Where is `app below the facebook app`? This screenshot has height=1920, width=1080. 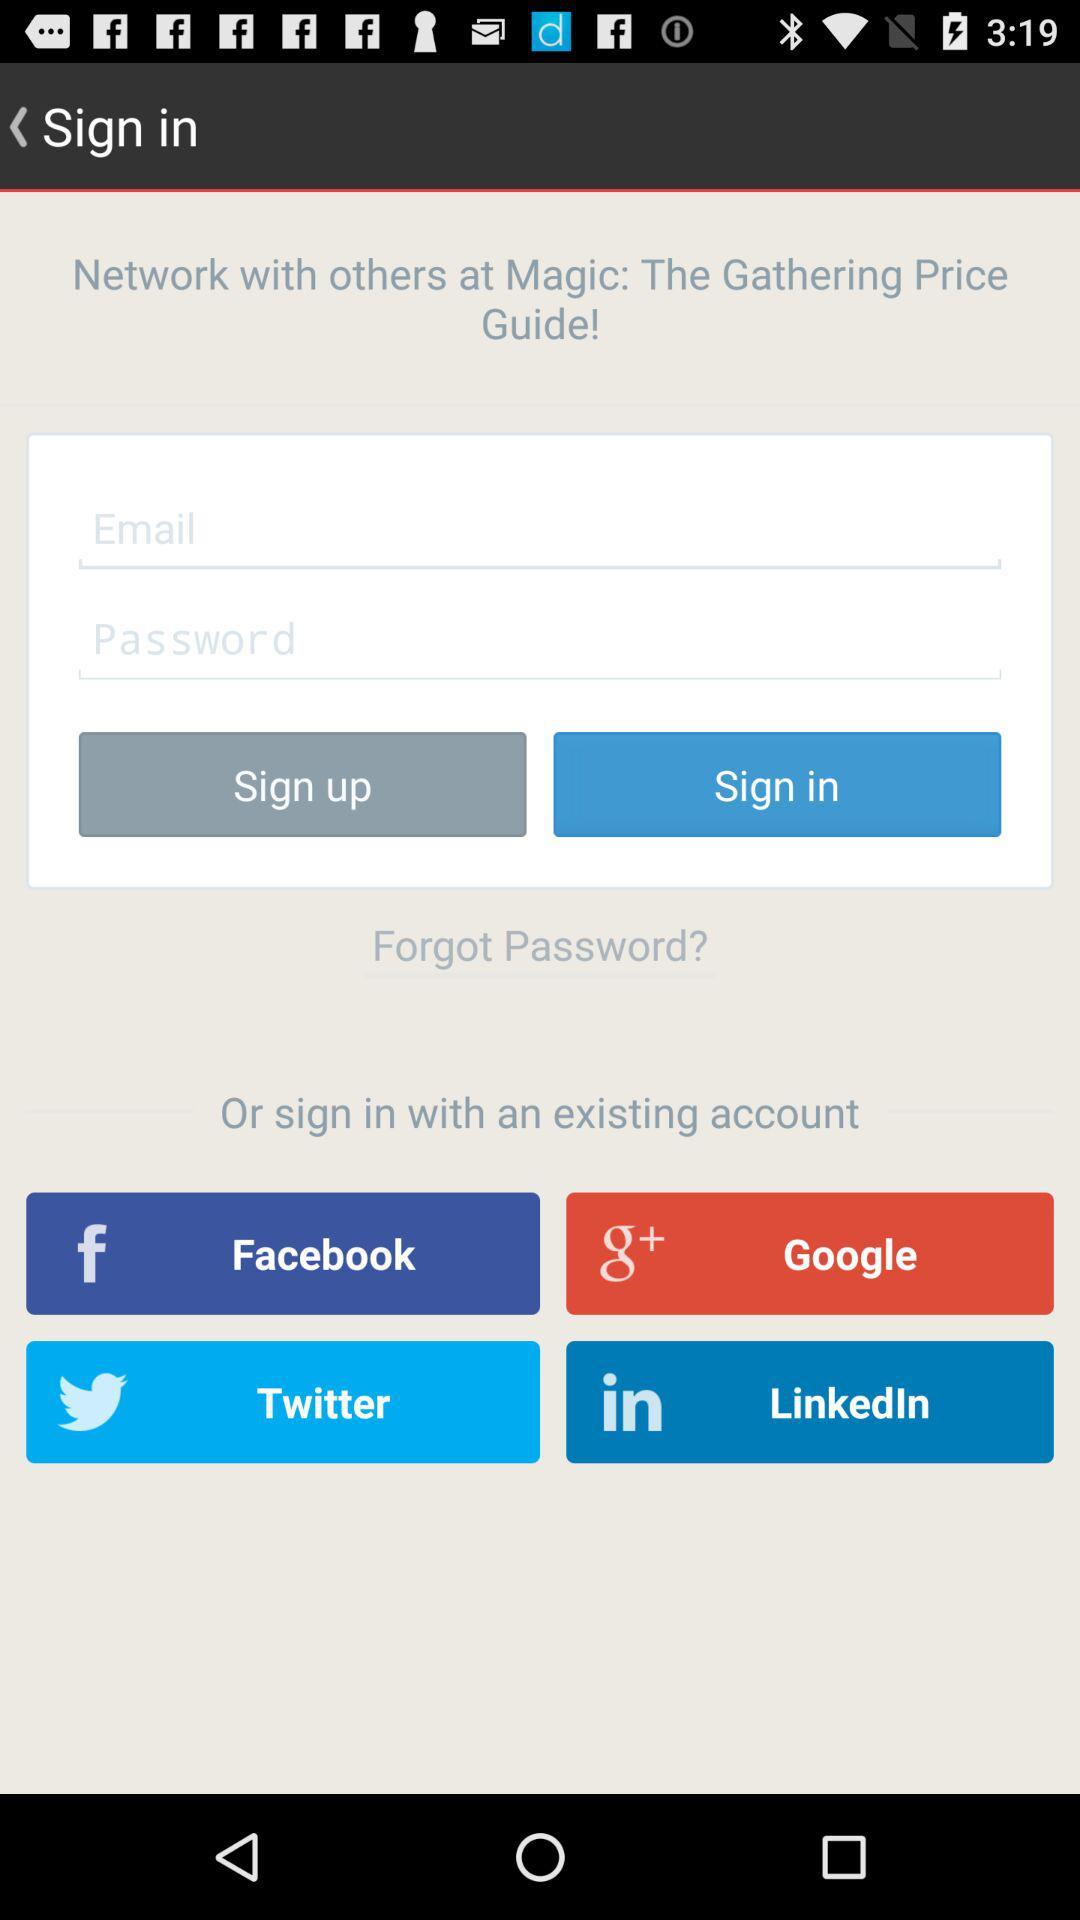
app below the facebook app is located at coordinates (283, 1401).